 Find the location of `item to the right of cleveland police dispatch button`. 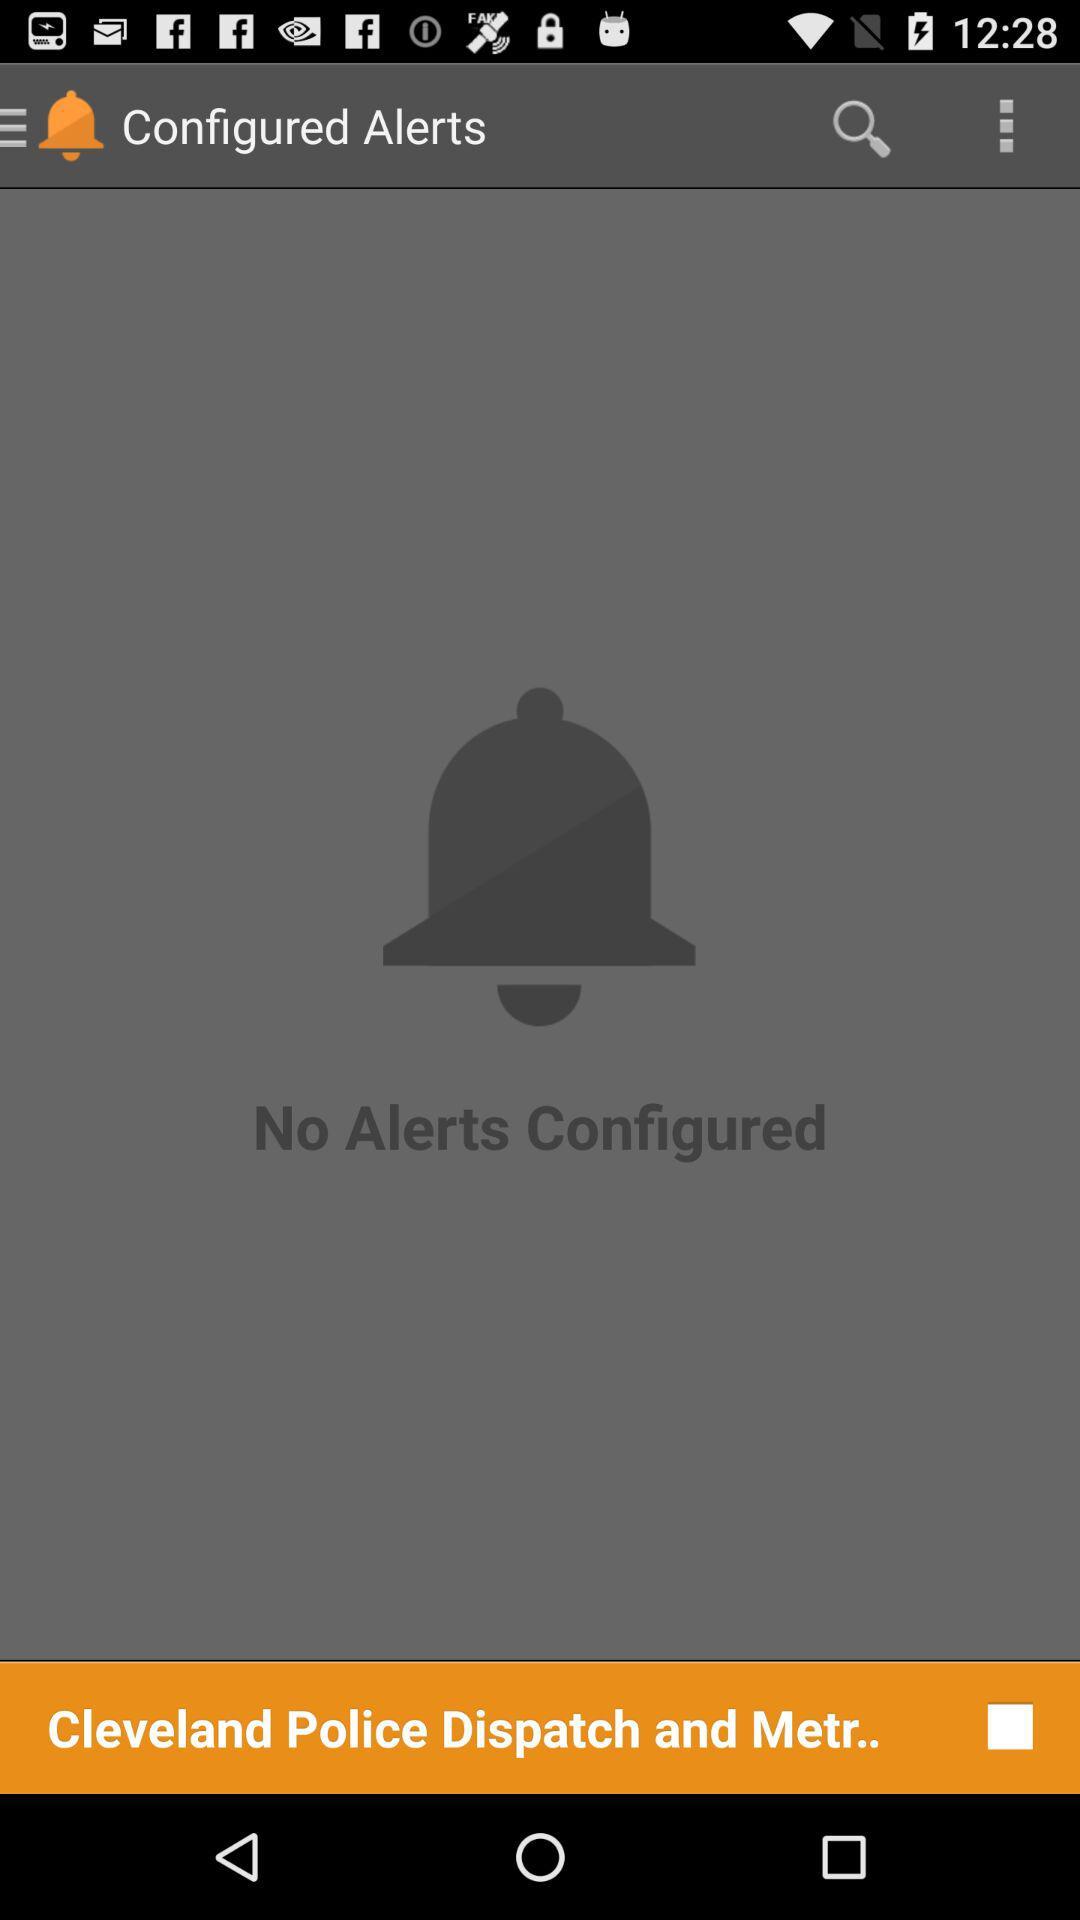

item to the right of cleveland police dispatch button is located at coordinates (1005, 1725).